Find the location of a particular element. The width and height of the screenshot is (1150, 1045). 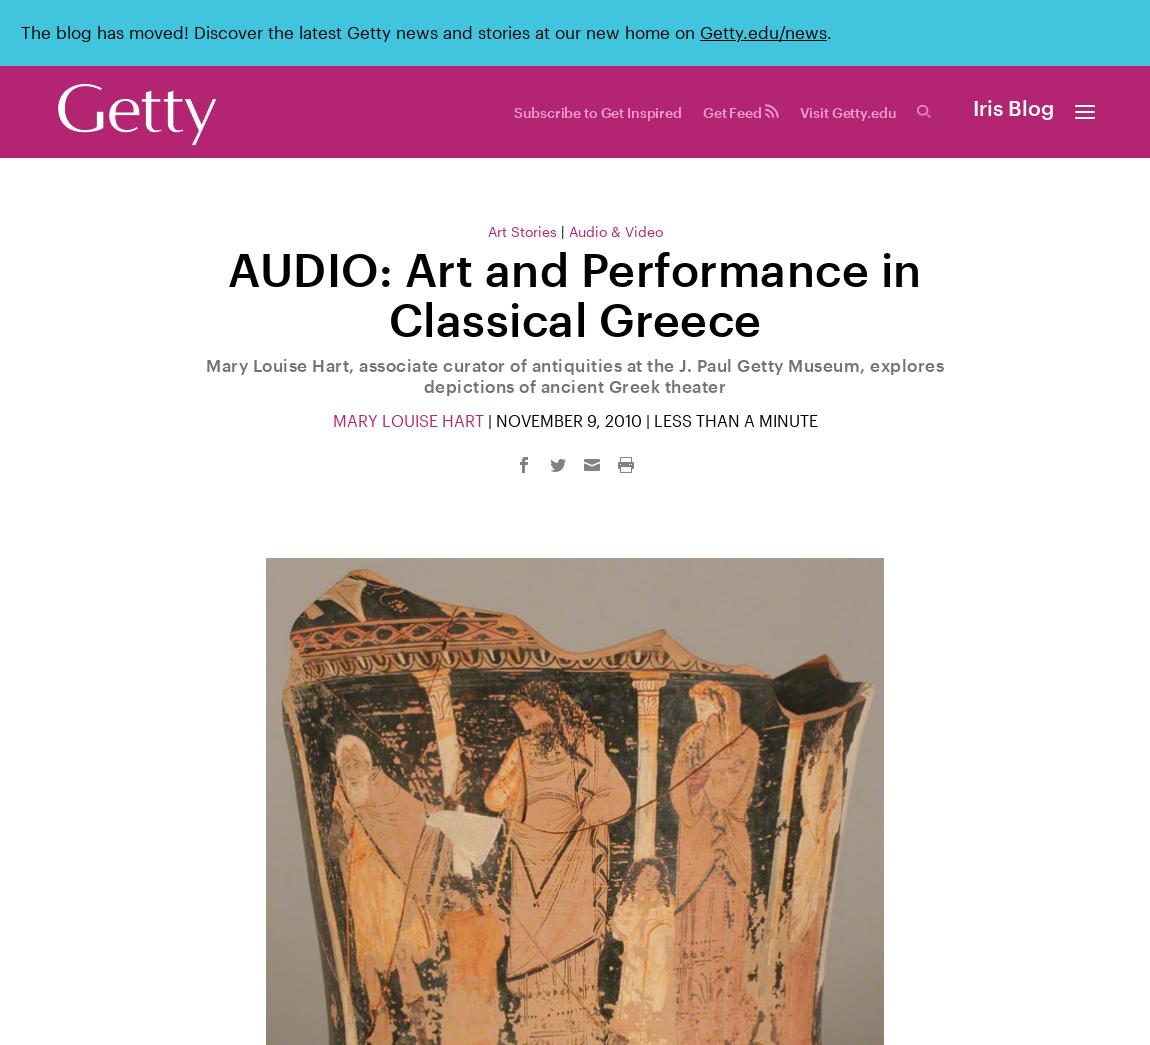

'Get Feed' is located at coordinates (732, 111).